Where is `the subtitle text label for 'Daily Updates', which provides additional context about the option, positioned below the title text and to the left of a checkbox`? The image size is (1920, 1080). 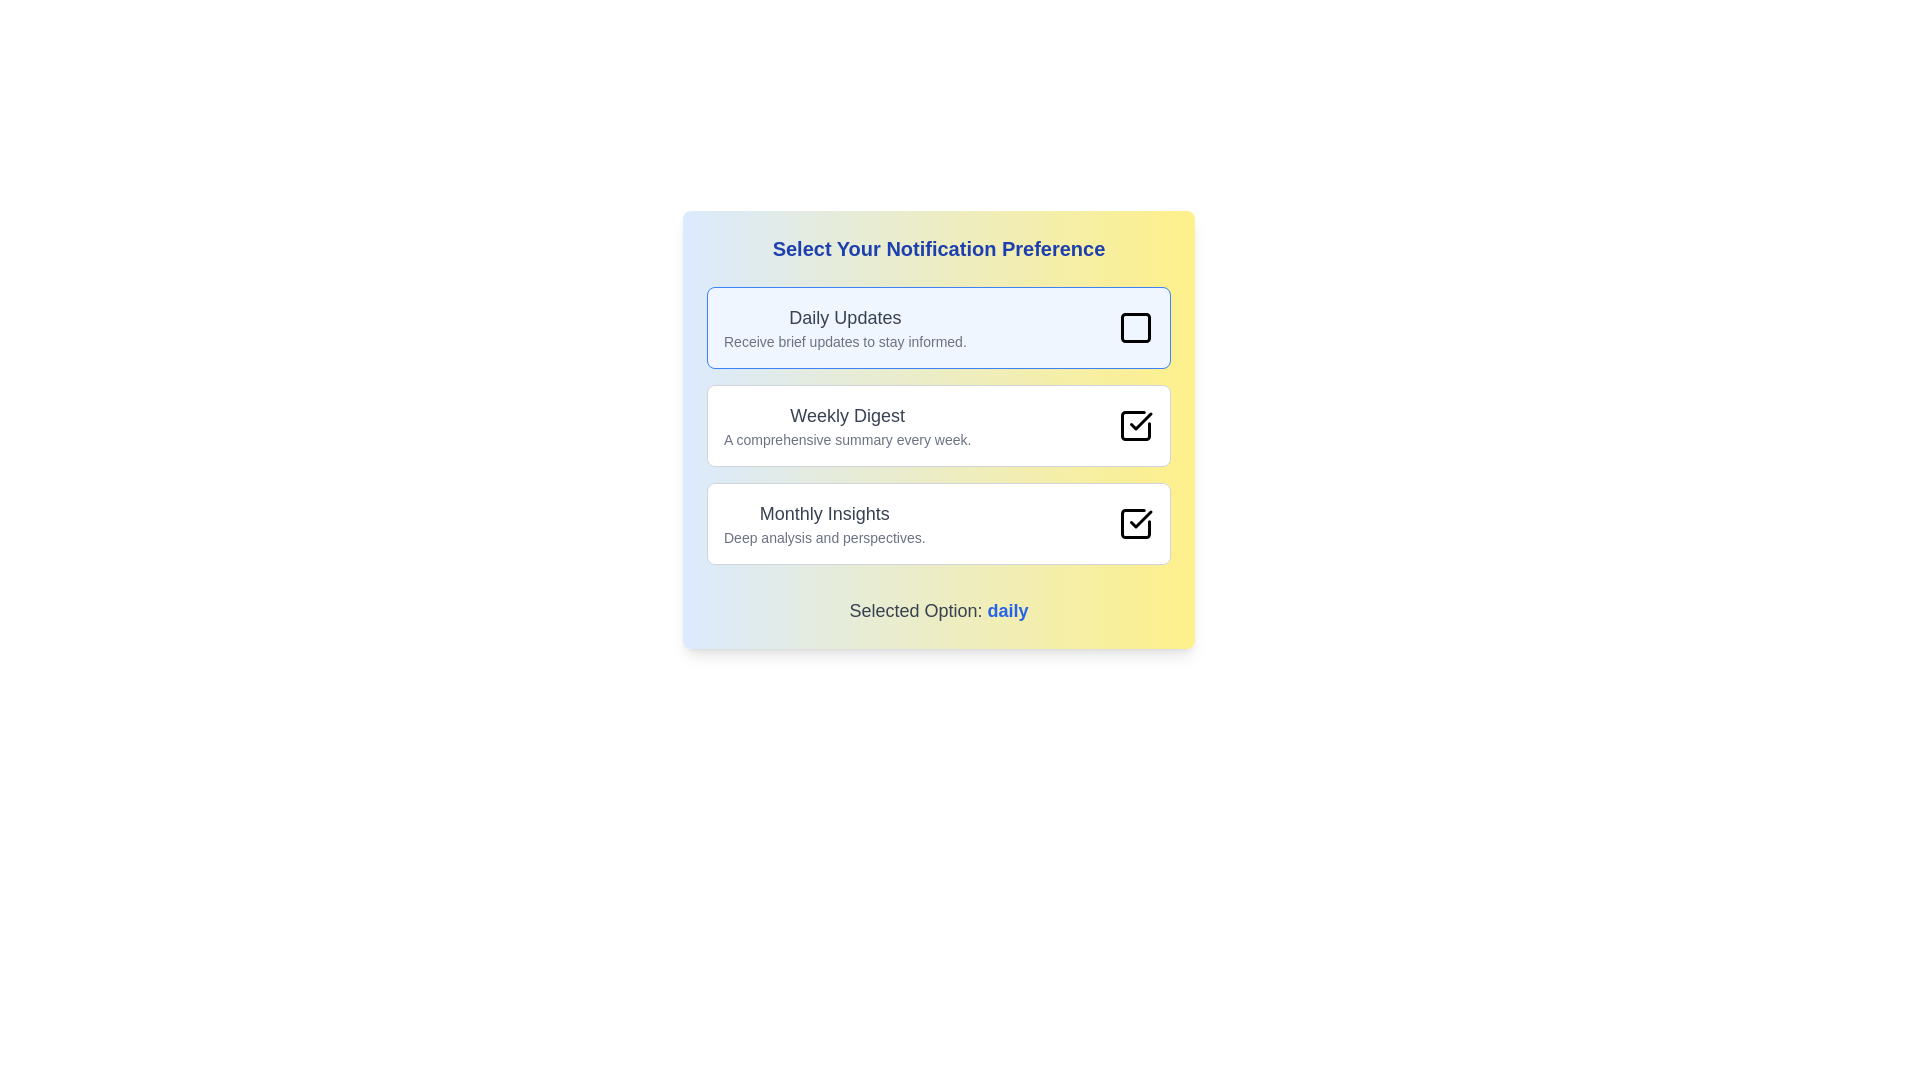
the subtitle text label for 'Daily Updates', which provides additional context about the option, positioned below the title text and to the left of a checkbox is located at coordinates (845, 341).